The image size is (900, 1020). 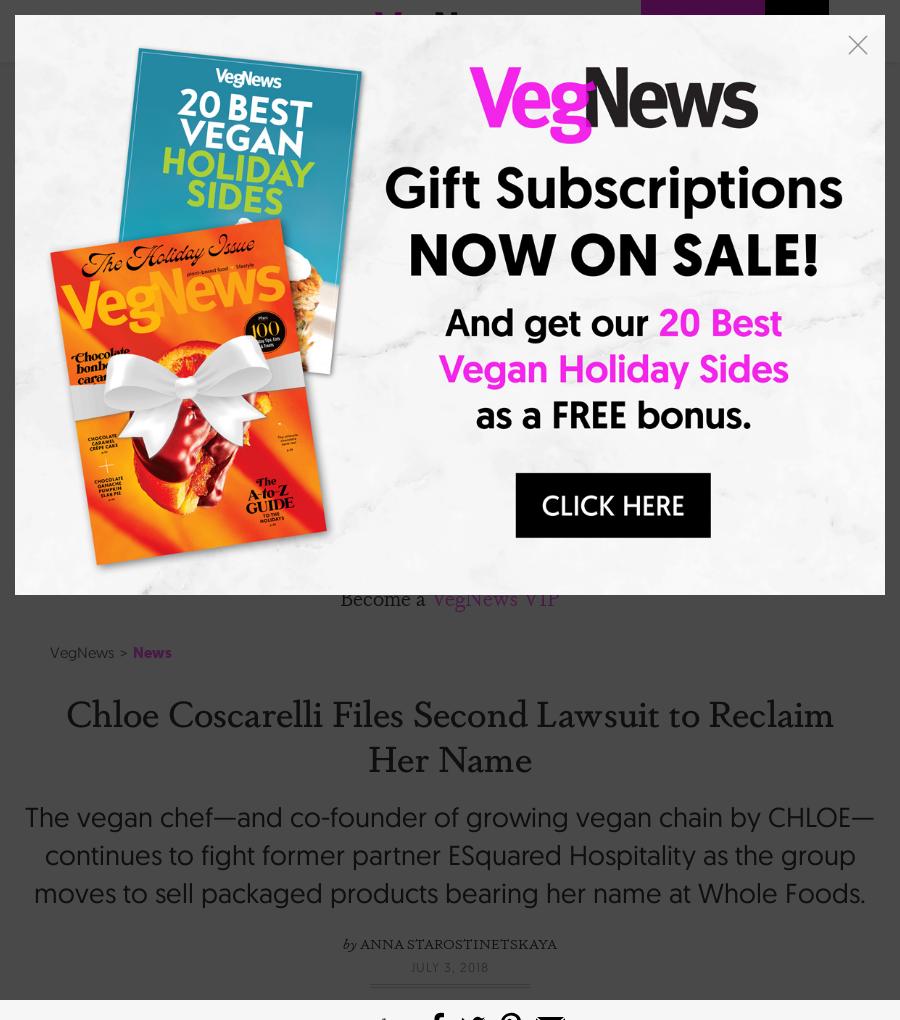 I want to click on 'Anna Starostinetskaya', so click(x=360, y=940).